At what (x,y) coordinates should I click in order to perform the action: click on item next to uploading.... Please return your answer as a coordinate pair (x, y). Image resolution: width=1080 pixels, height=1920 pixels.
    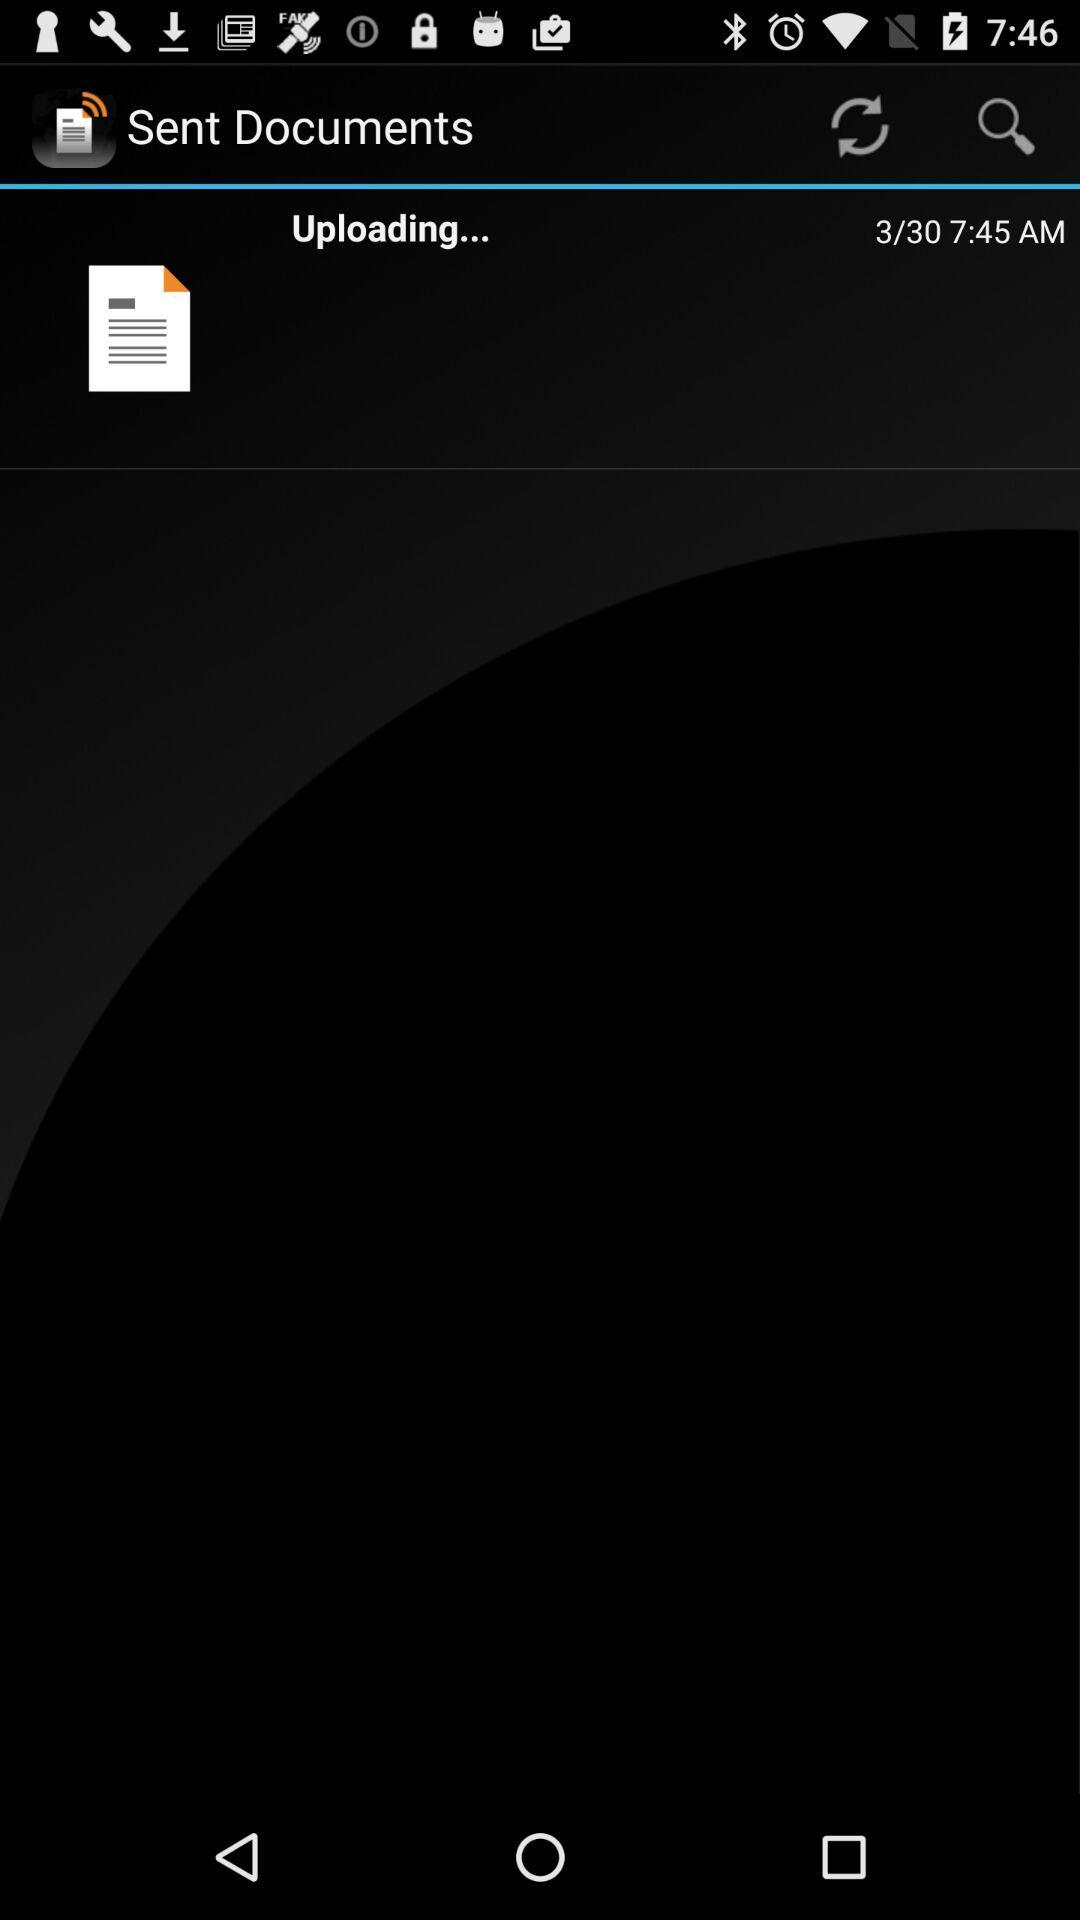
    Looking at the image, I should click on (969, 230).